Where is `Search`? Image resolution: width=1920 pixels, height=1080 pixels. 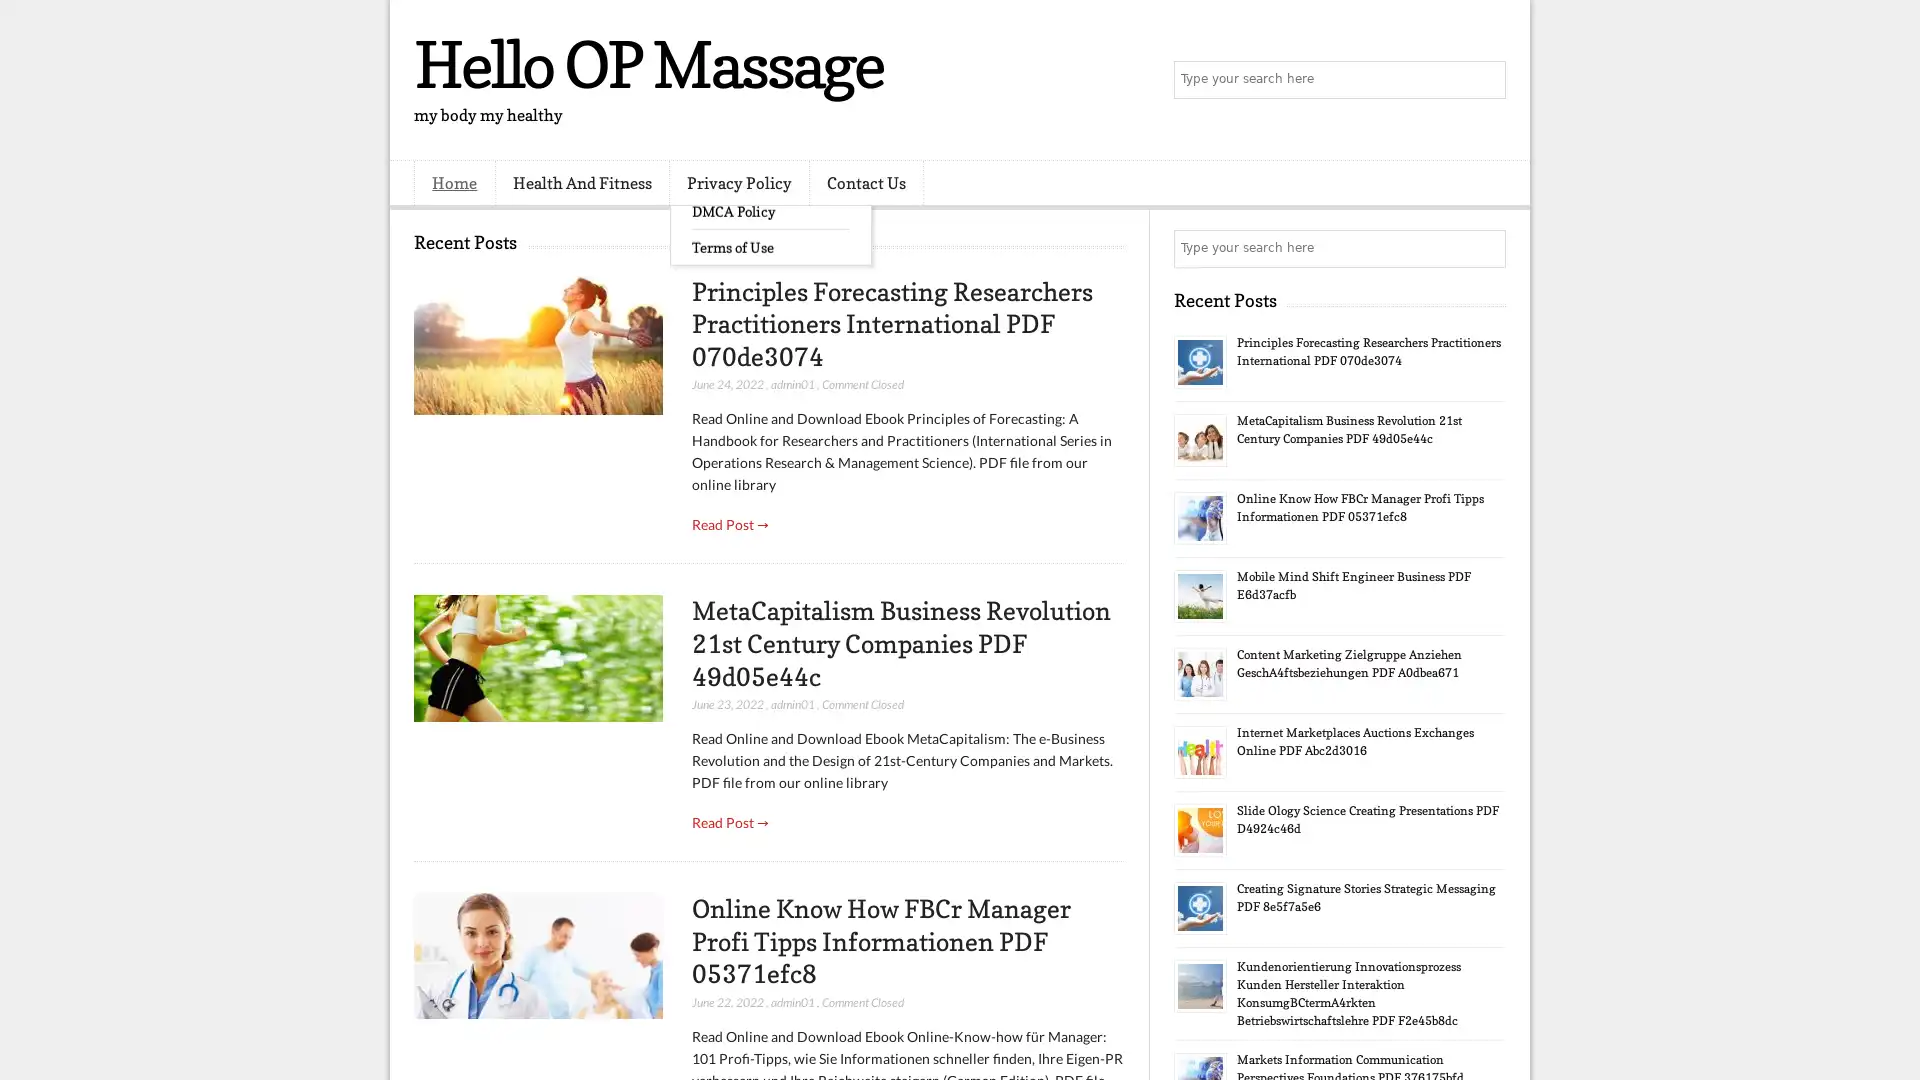 Search is located at coordinates (1485, 80).